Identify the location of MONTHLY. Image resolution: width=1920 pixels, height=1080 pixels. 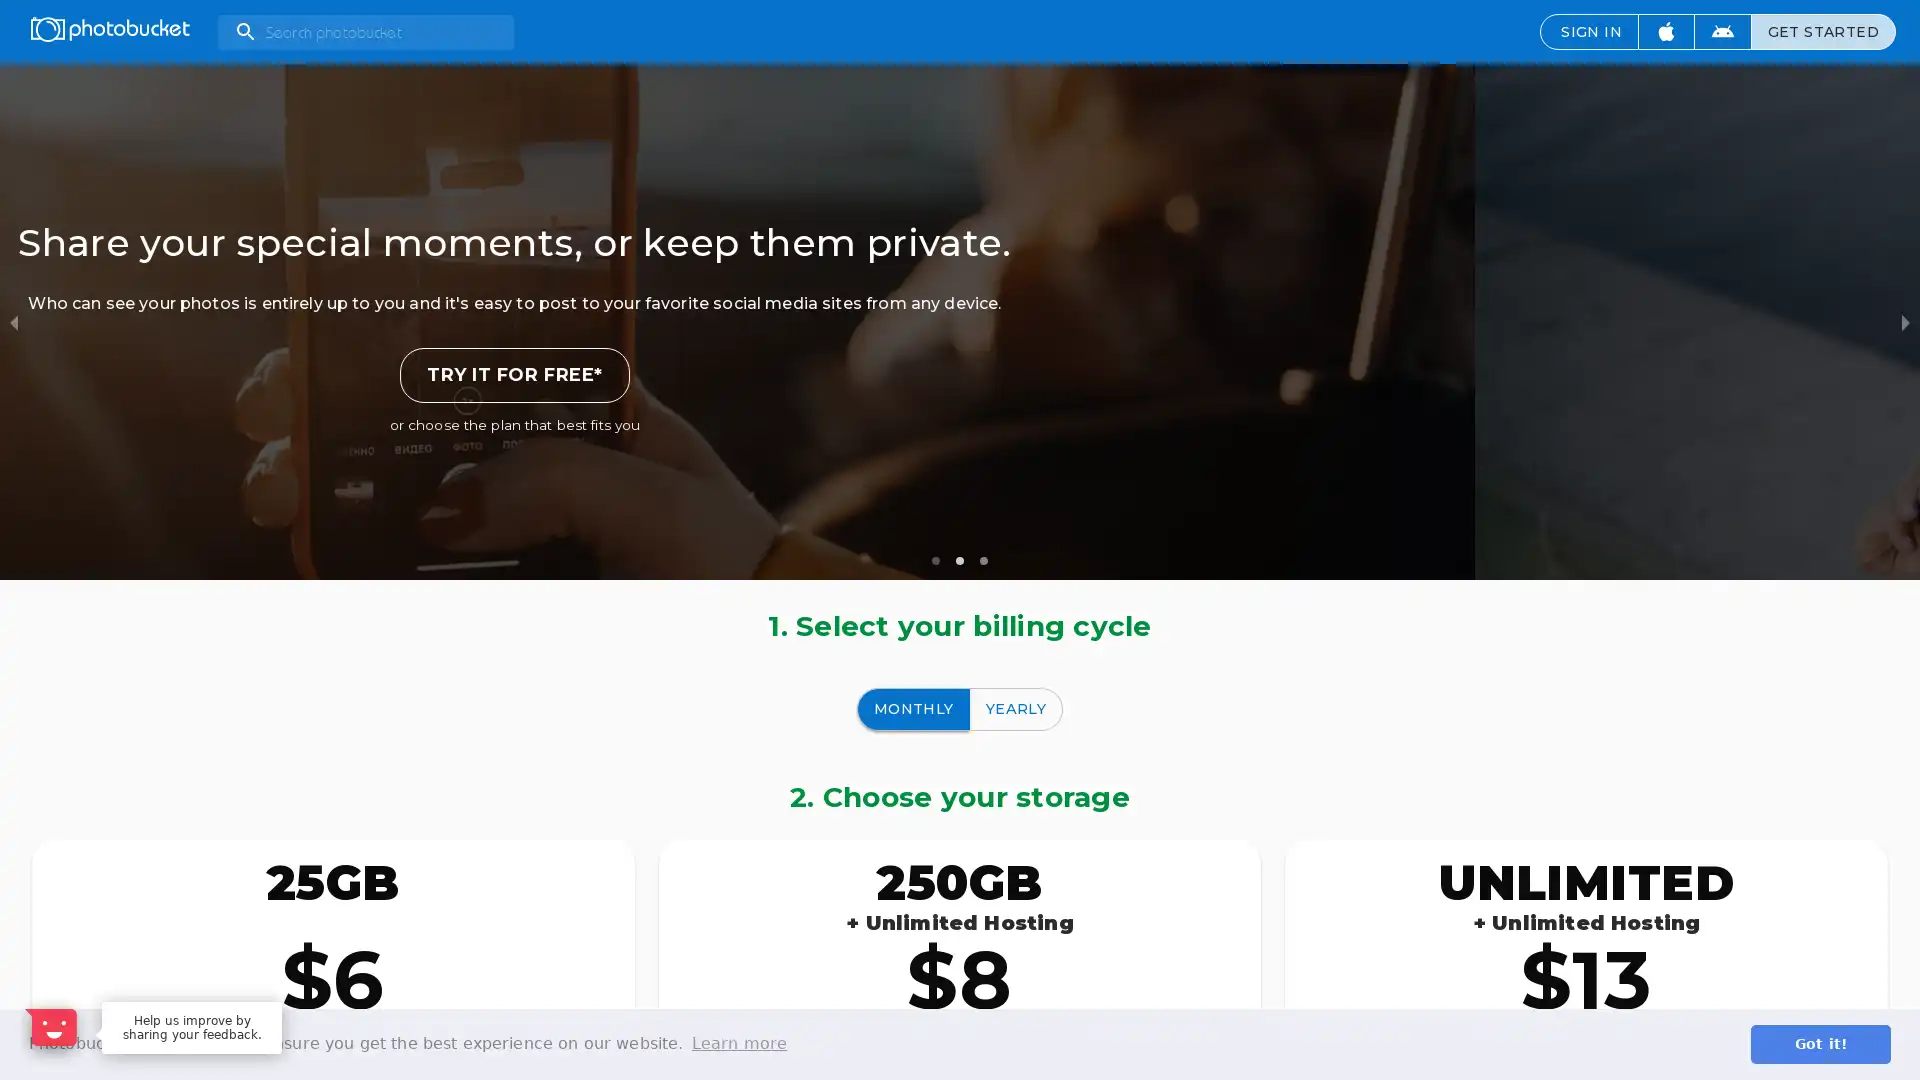
(911, 708).